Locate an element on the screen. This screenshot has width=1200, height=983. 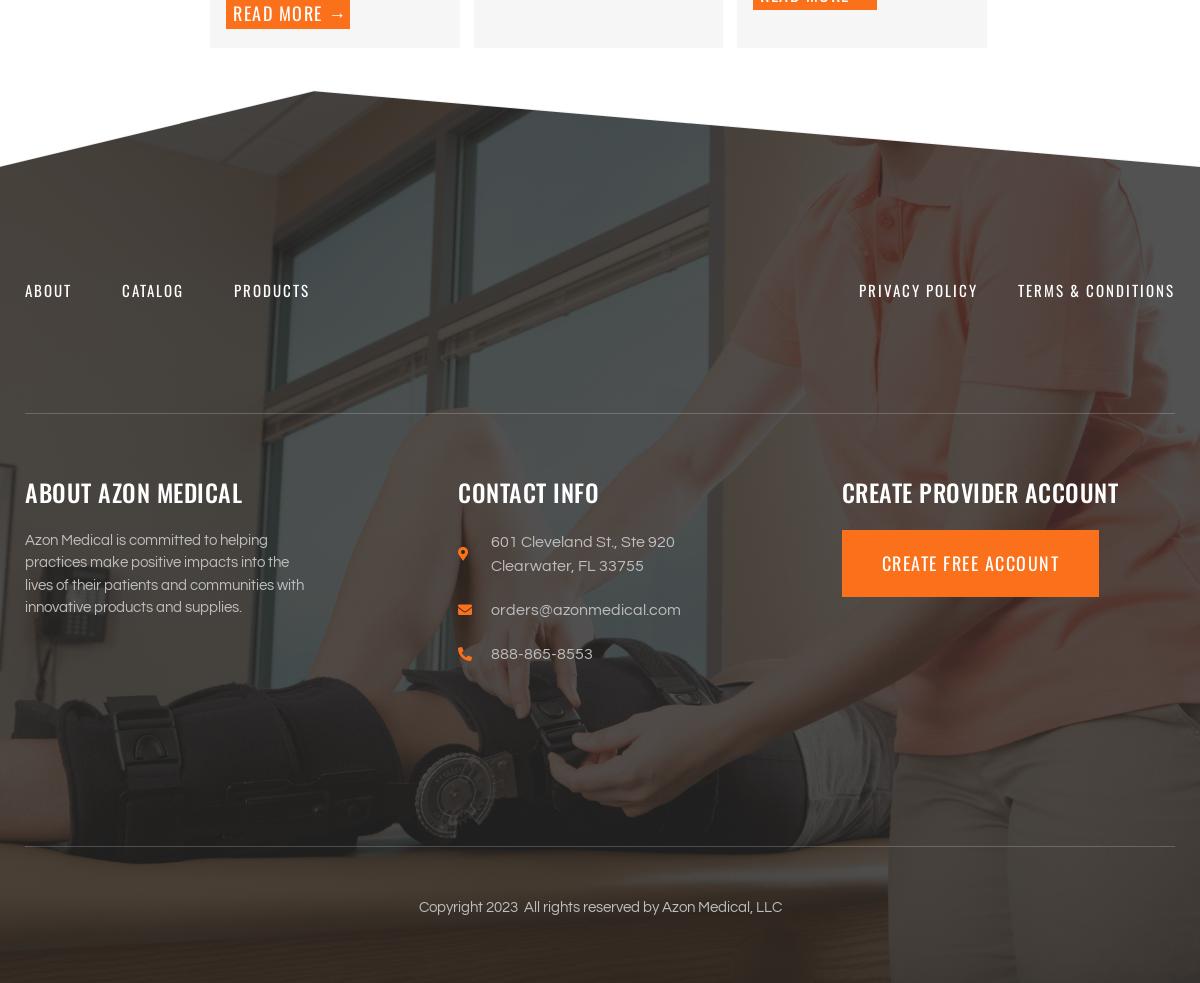
'About' is located at coordinates (48, 289).